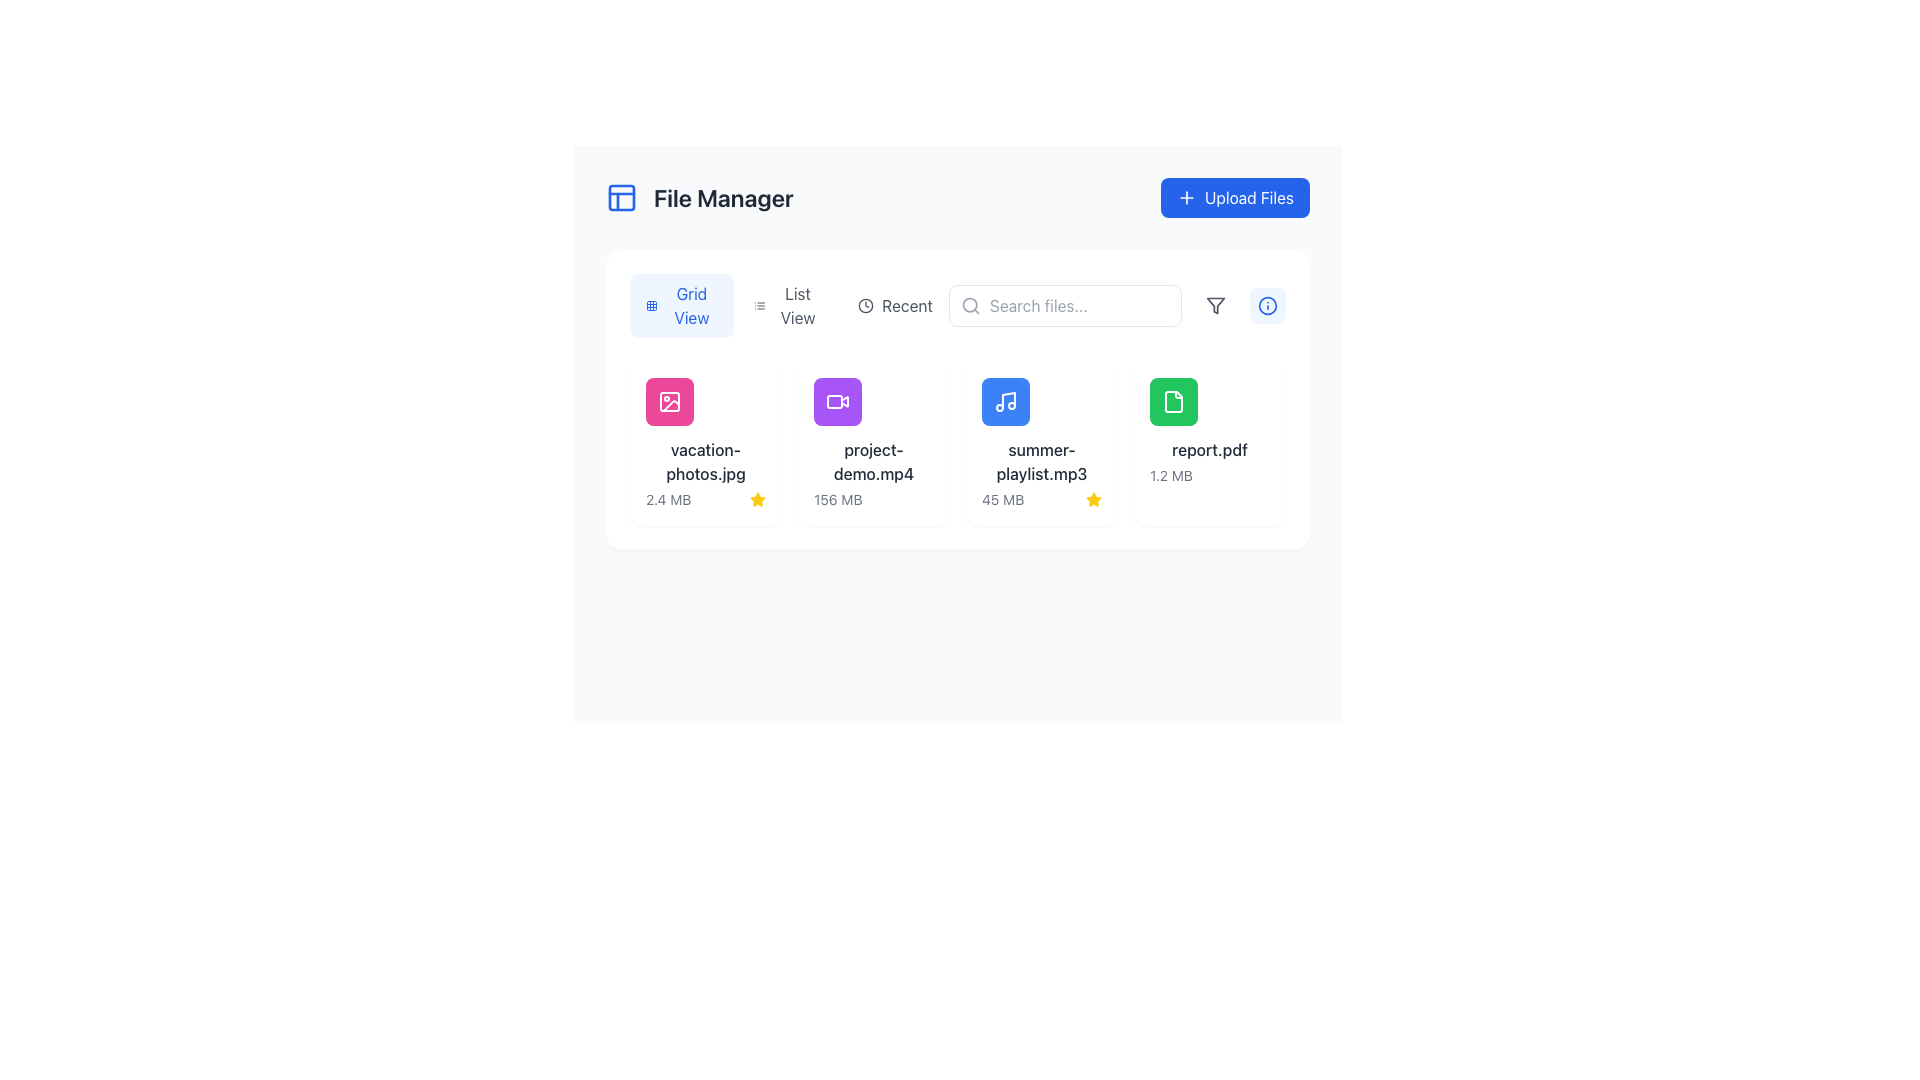  I want to click on the static text label displaying 'report.pdf', which is part of the file management interface and is located above the file size text '1.2 MB', so click(1208, 450).